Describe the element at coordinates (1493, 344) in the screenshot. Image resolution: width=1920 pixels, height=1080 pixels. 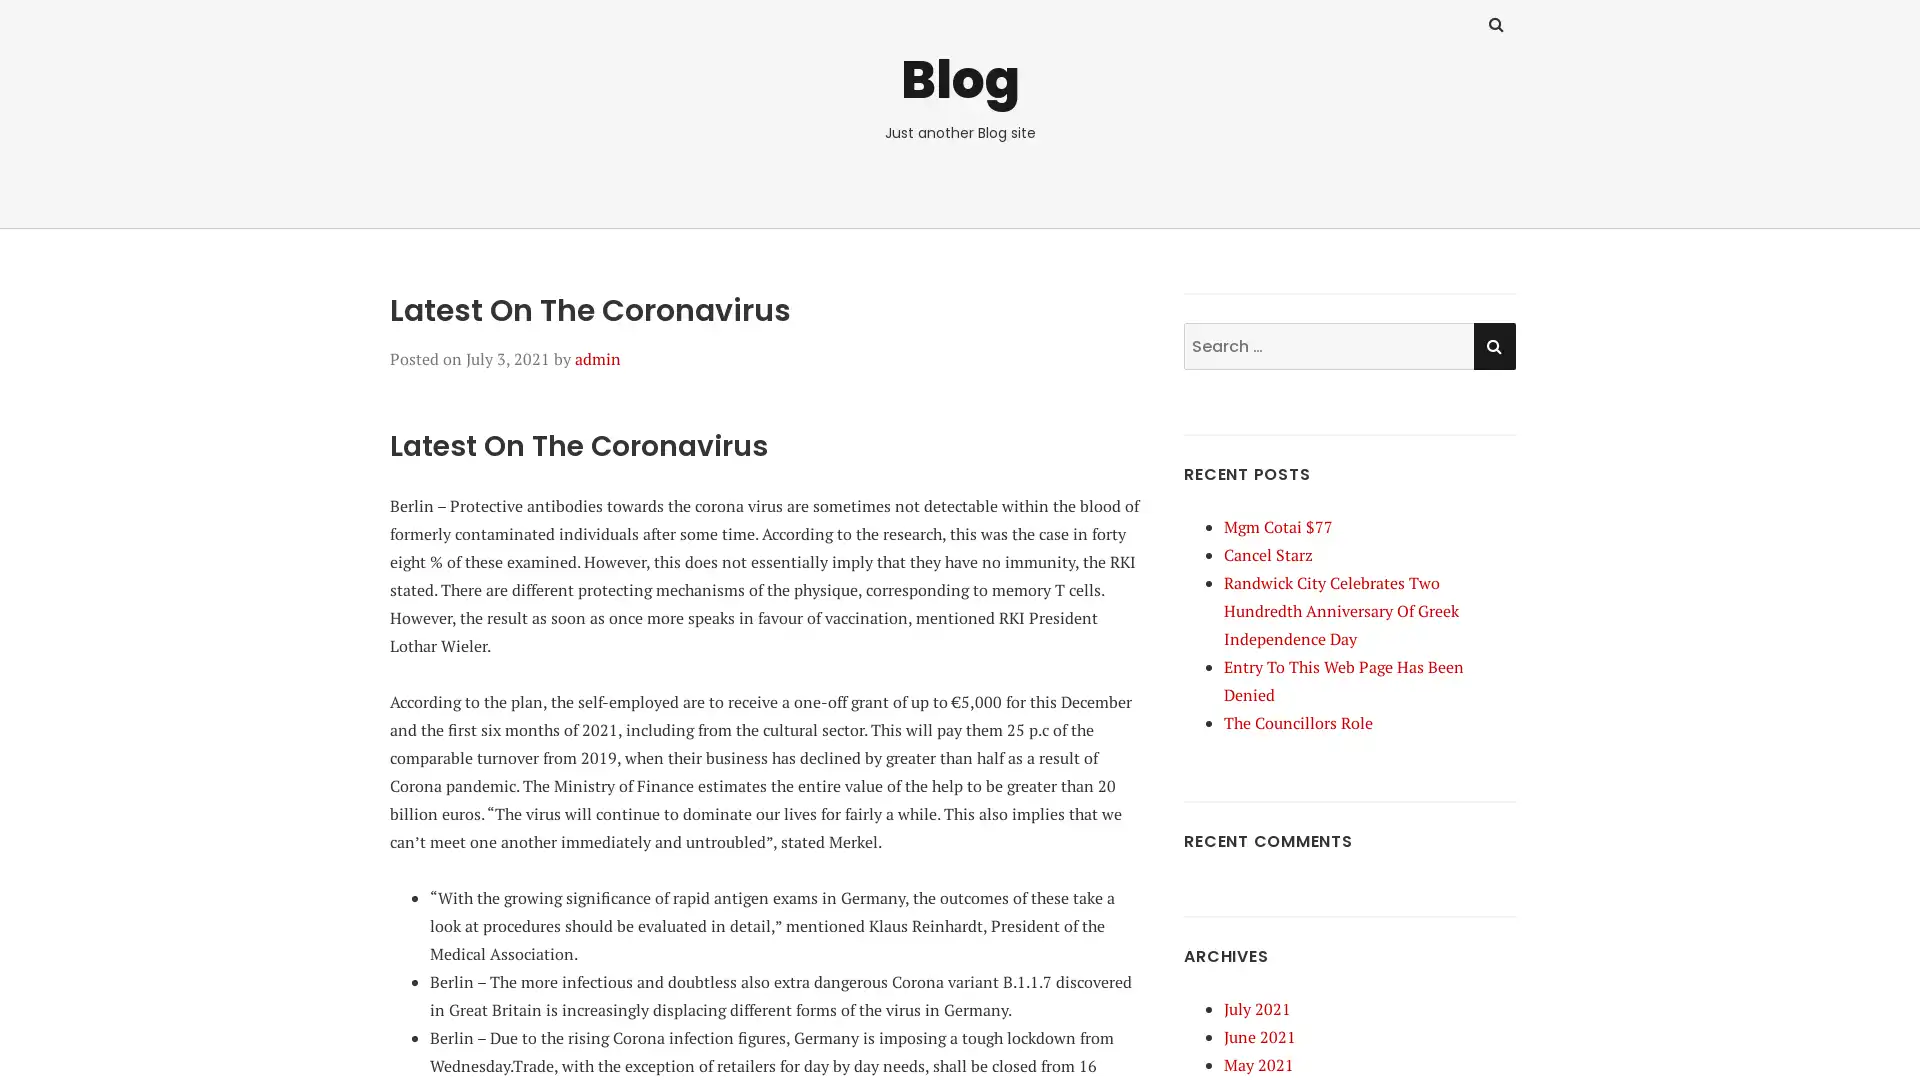
I see `SEARCH` at that location.